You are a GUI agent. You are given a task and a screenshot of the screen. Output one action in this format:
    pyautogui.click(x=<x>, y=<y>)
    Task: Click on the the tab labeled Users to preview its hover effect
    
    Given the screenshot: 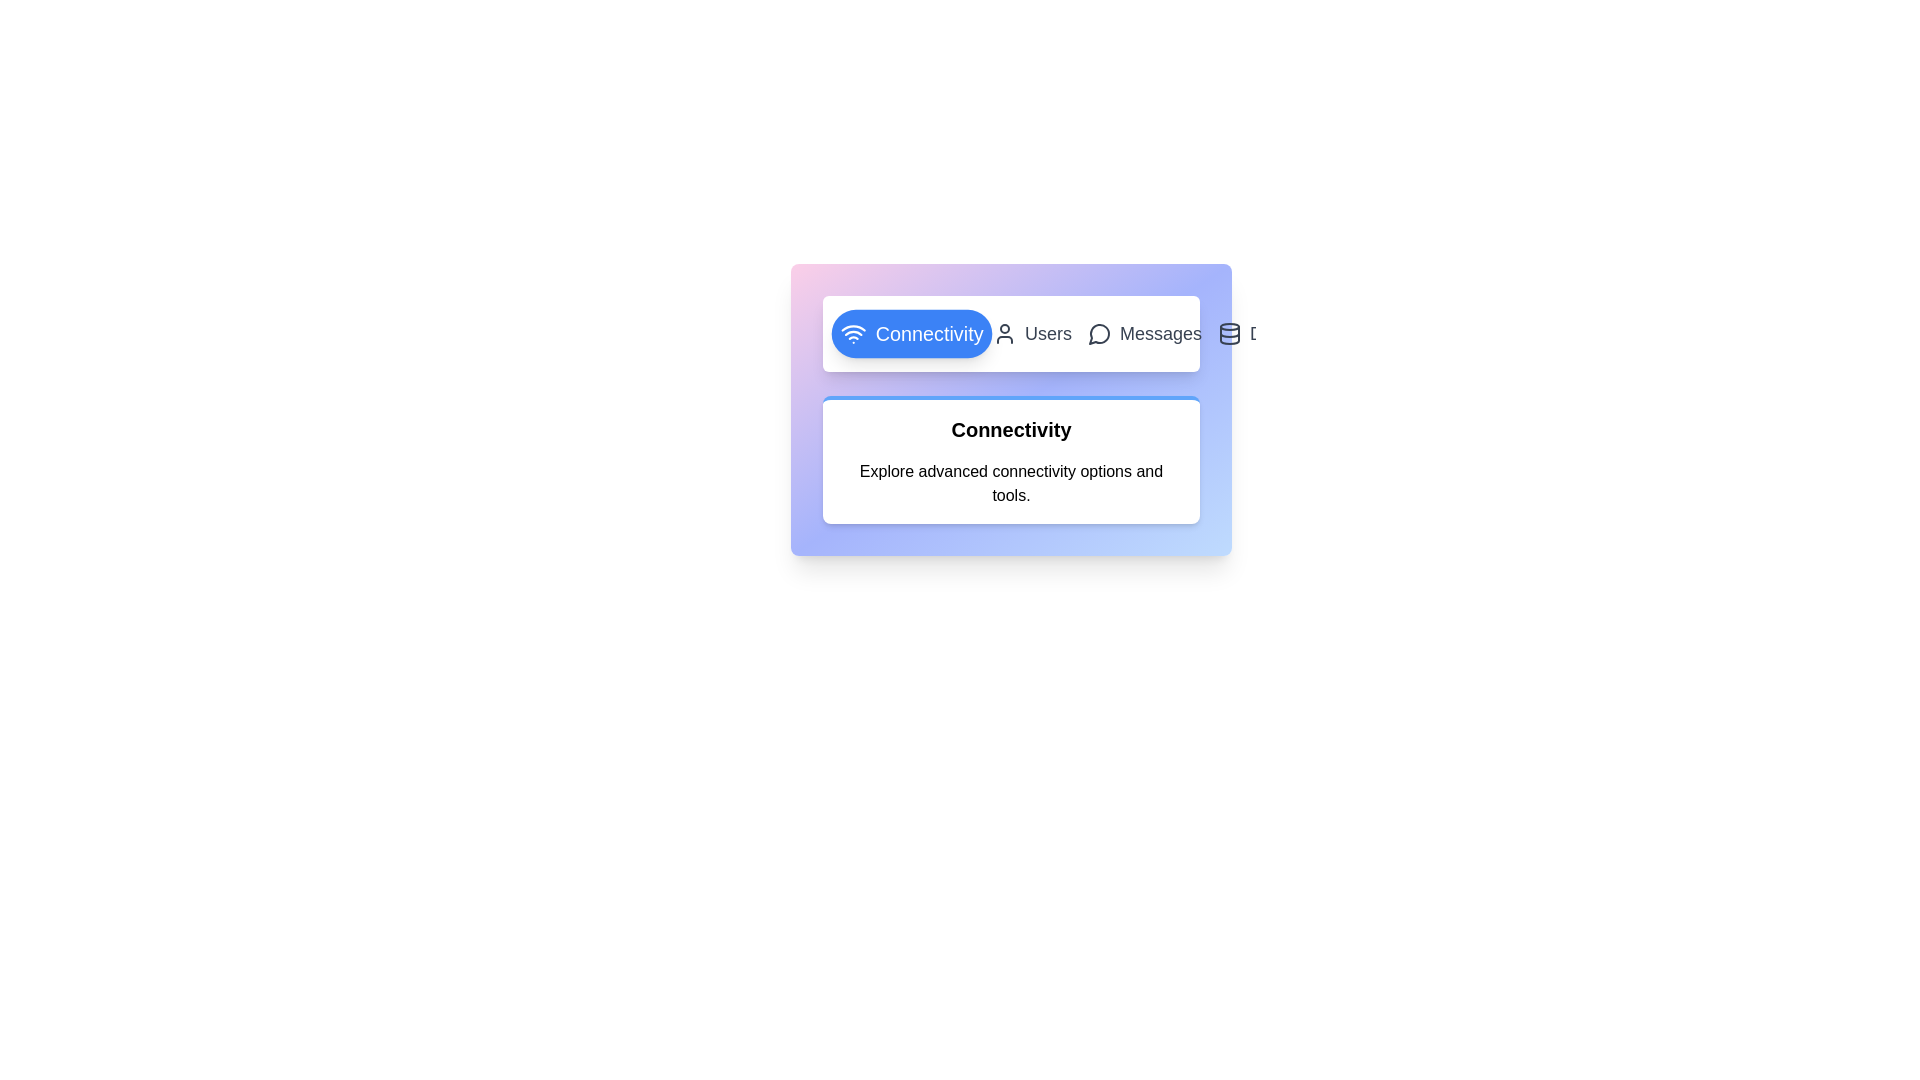 What is the action you would take?
    pyautogui.click(x=1032, y=333)
    